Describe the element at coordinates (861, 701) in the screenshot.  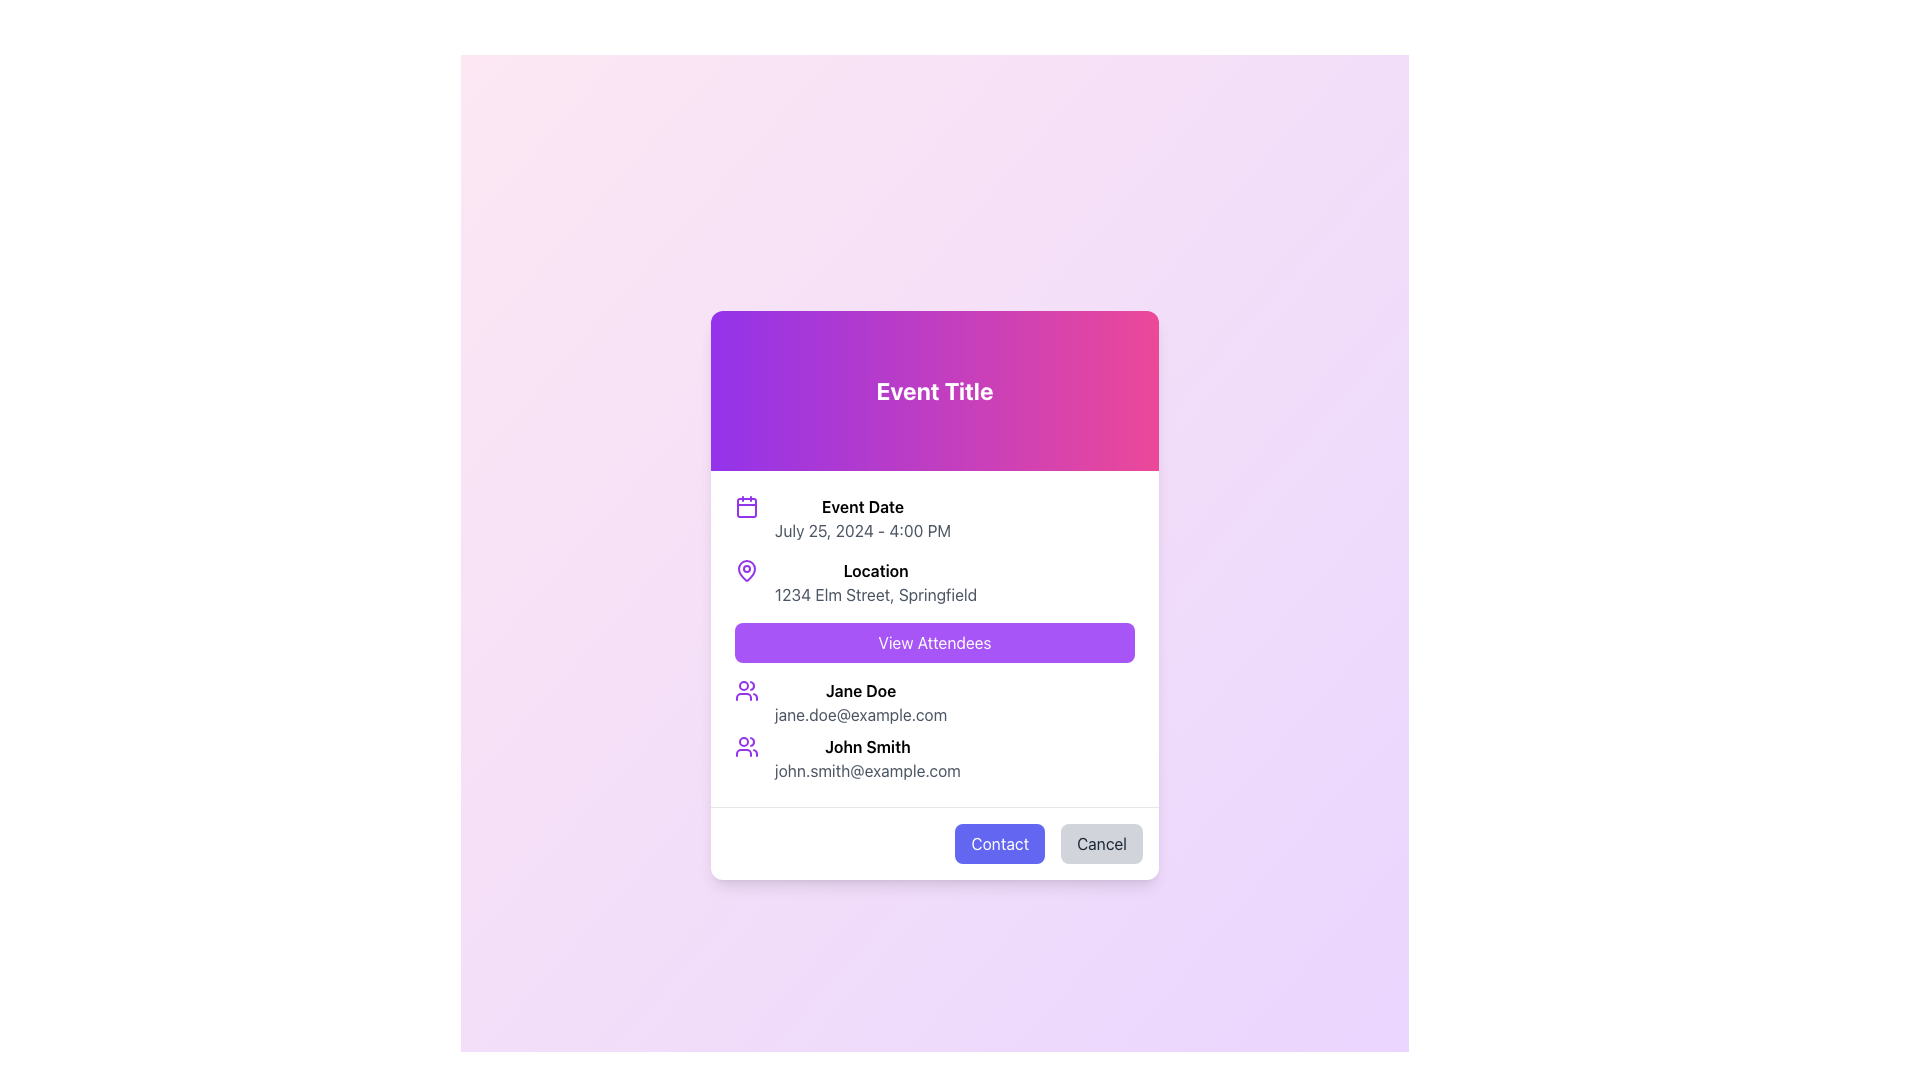
I see `the text block displaying attendee details for 'Jane Doe' with email 'jane.doe@example.com'` at that location.